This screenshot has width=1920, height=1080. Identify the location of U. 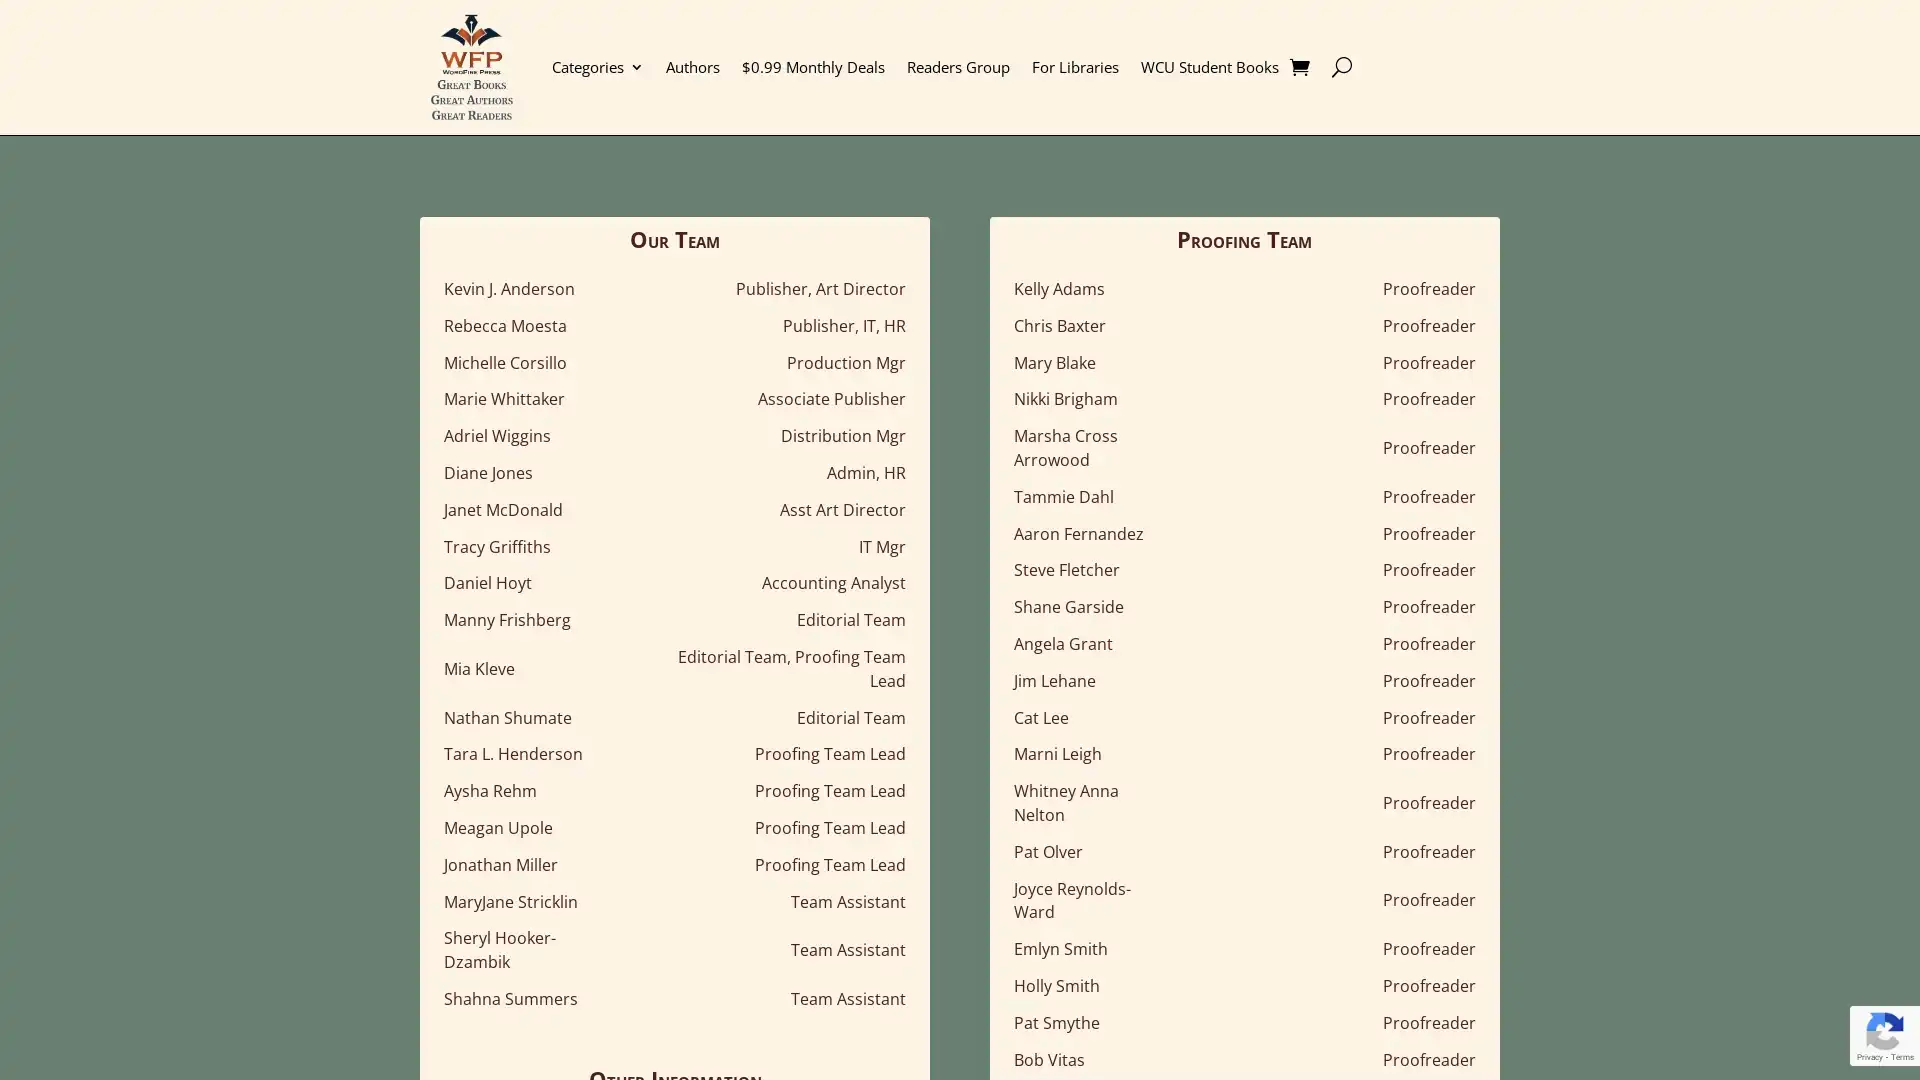
(1340, 65).